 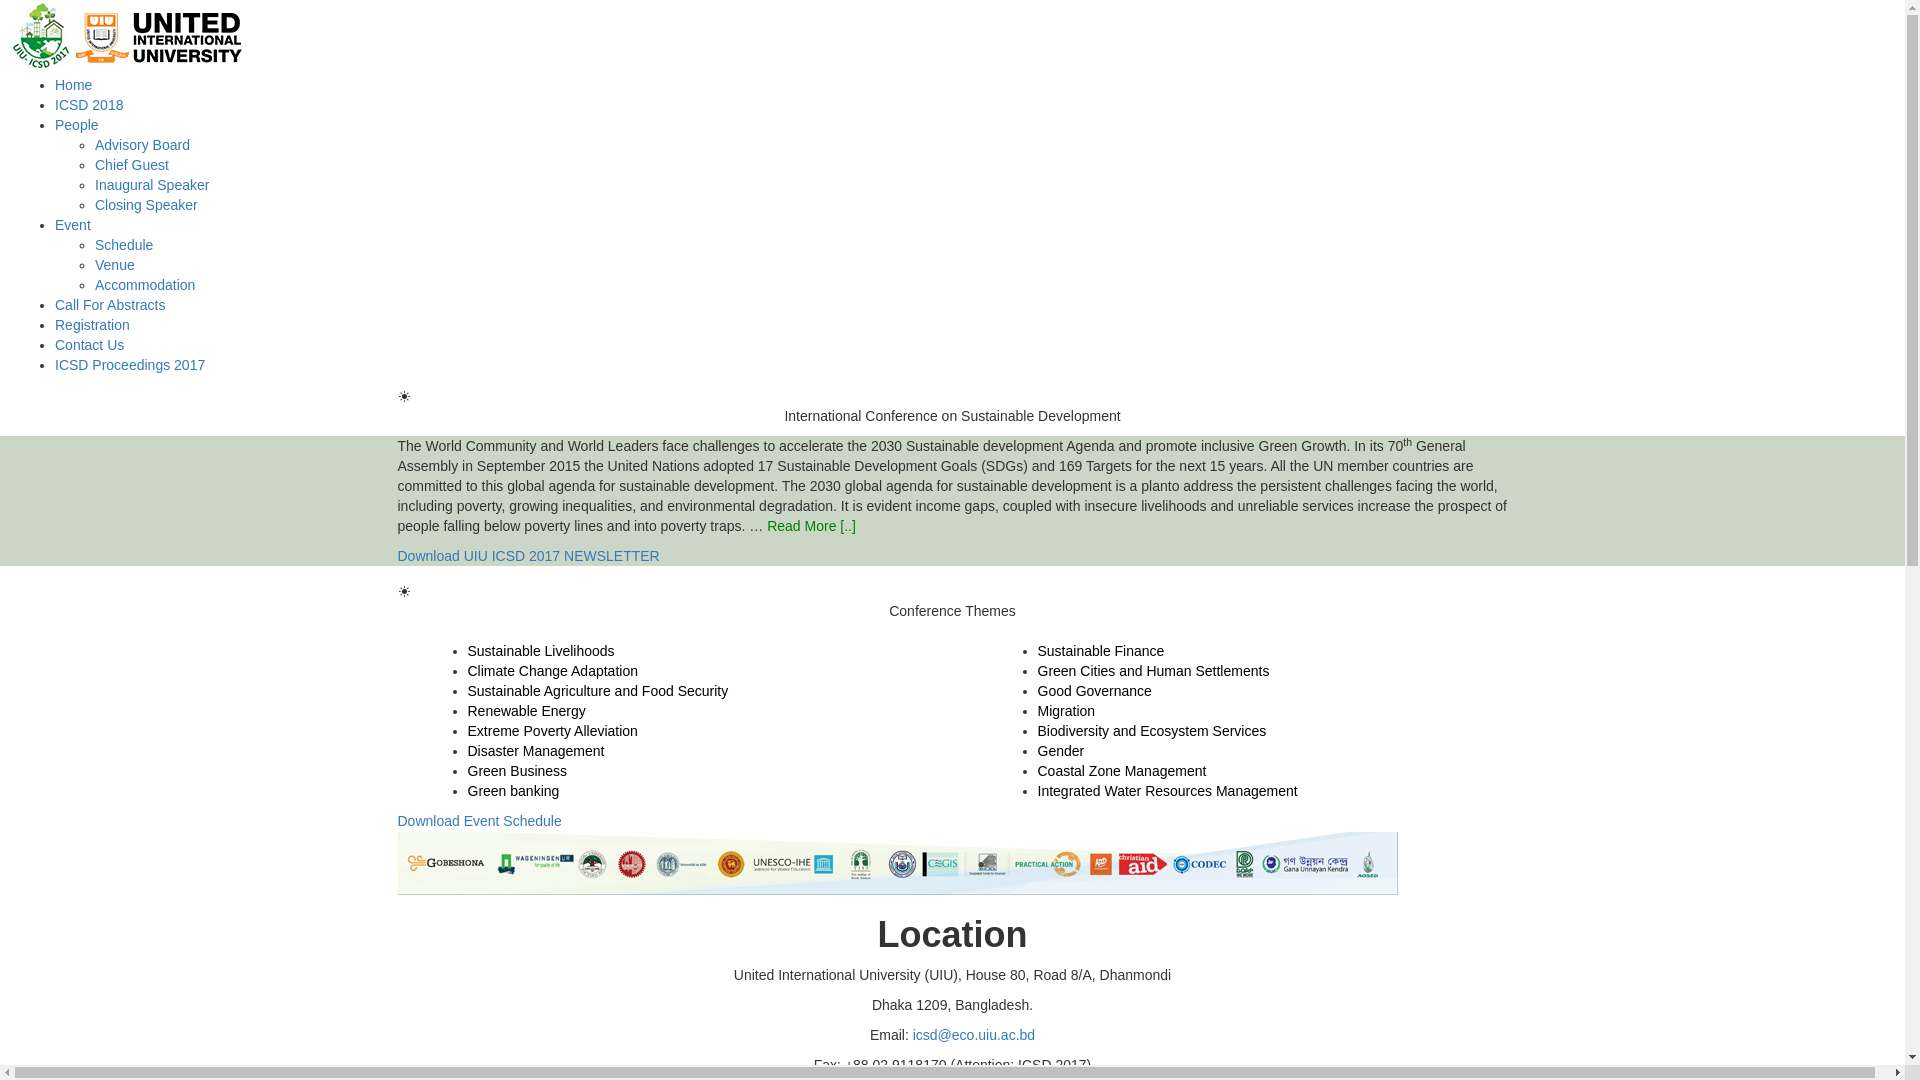 I want to click on 'Download UIU ICSD 2017 NEWSLETTER', so click(x=528, y=555).